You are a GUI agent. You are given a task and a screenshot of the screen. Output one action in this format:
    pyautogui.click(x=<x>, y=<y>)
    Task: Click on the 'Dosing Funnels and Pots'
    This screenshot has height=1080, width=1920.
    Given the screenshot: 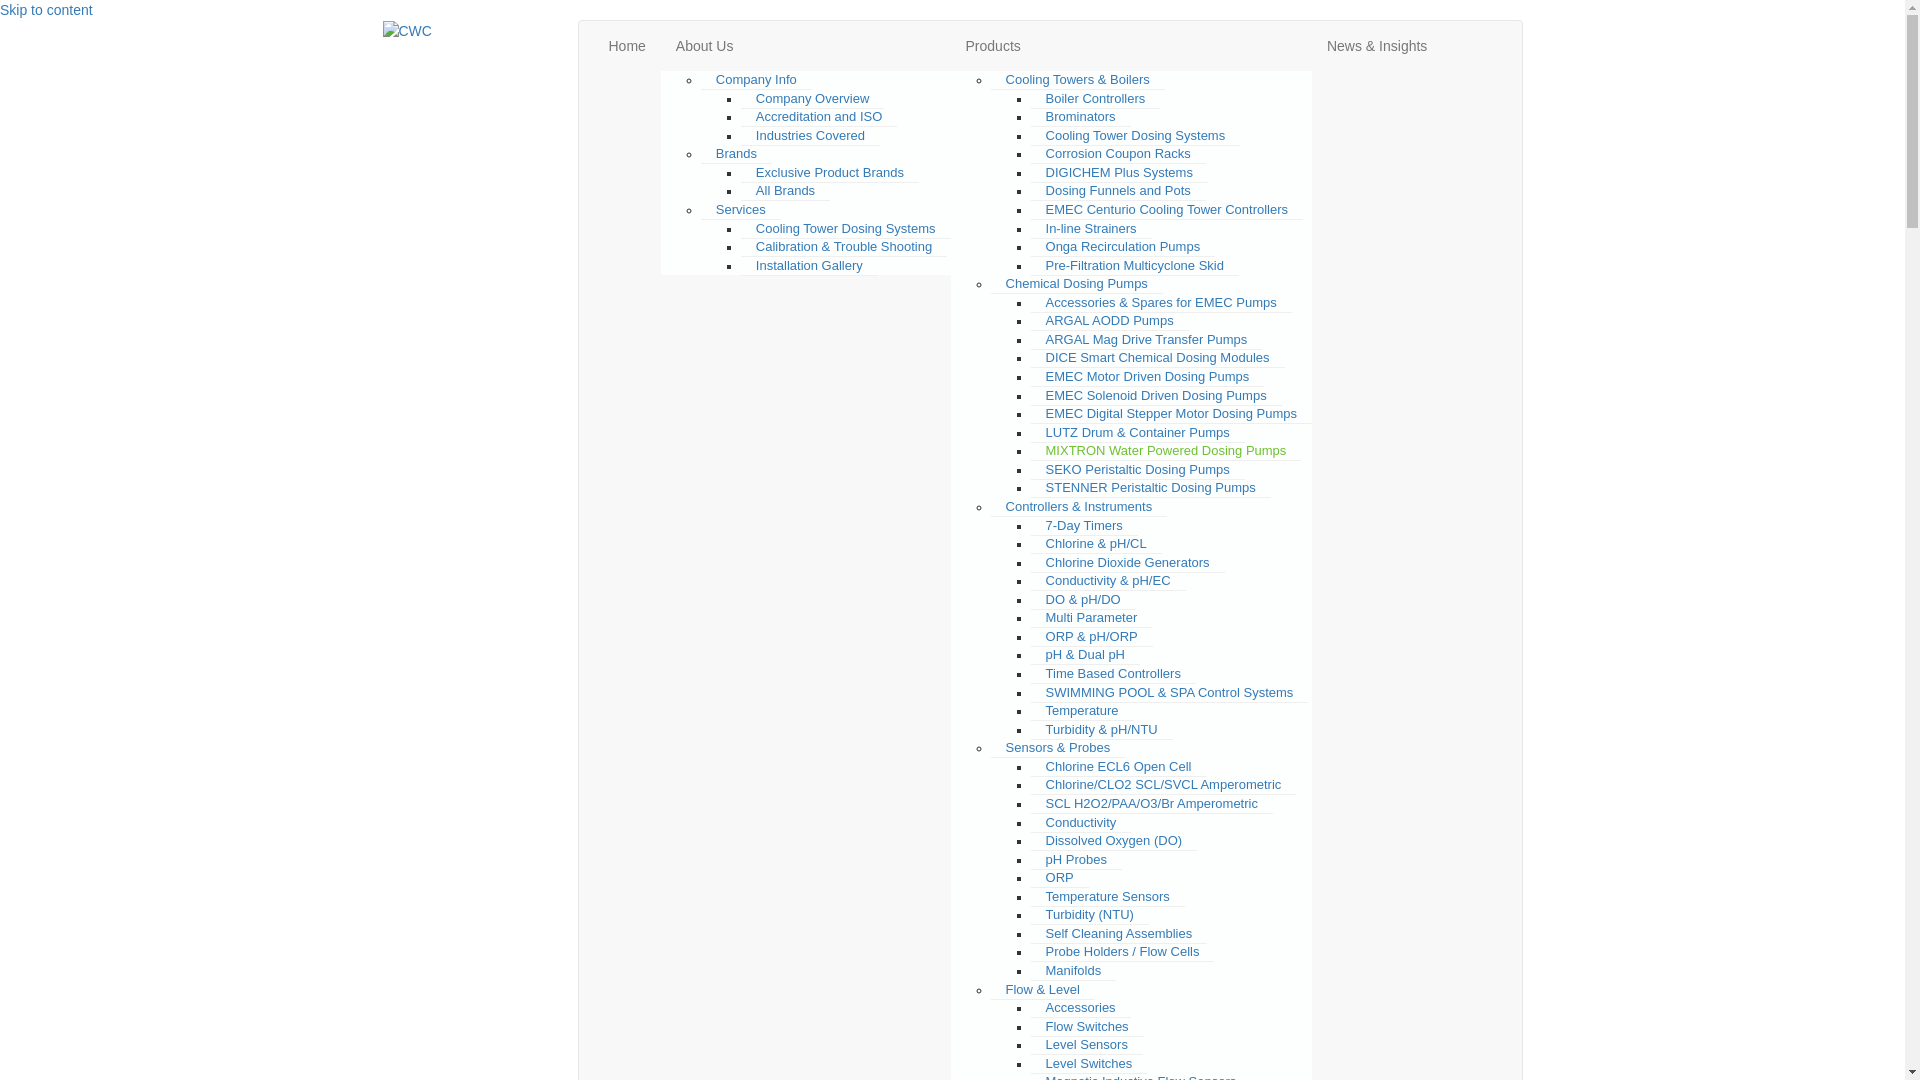 What is the action you would take?
    pyautogui.click(x=1031, y=191)
    